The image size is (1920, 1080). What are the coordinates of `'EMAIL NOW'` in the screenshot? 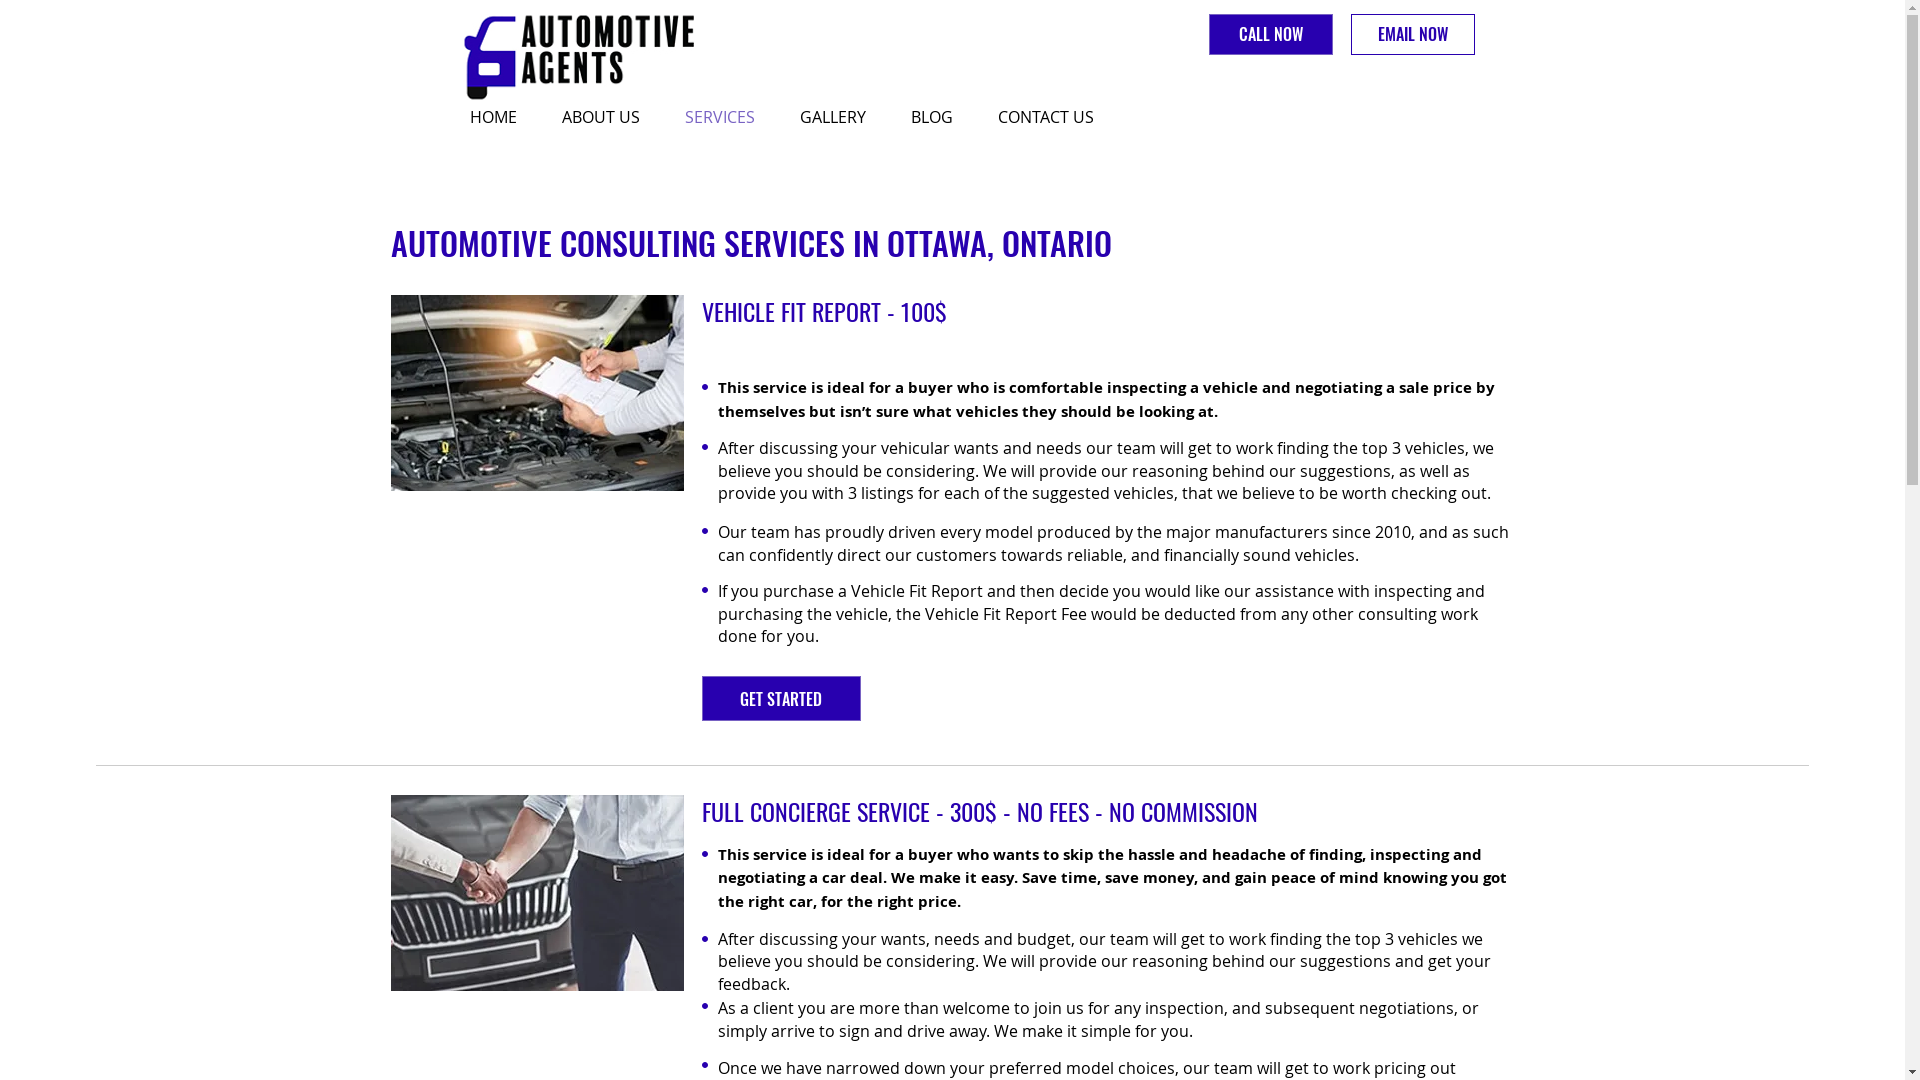 It's located at (1410, 34).